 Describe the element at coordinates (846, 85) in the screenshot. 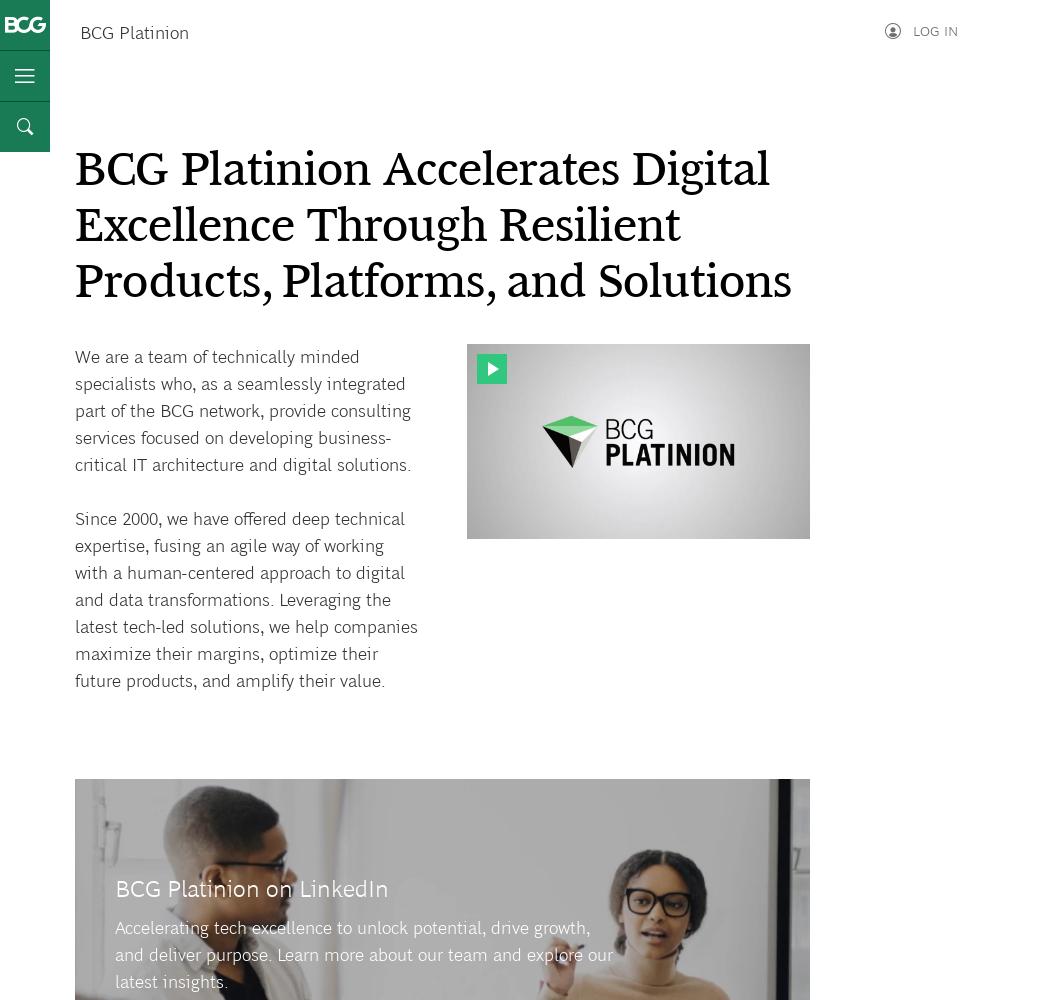

I see `'Log error'` at that location.